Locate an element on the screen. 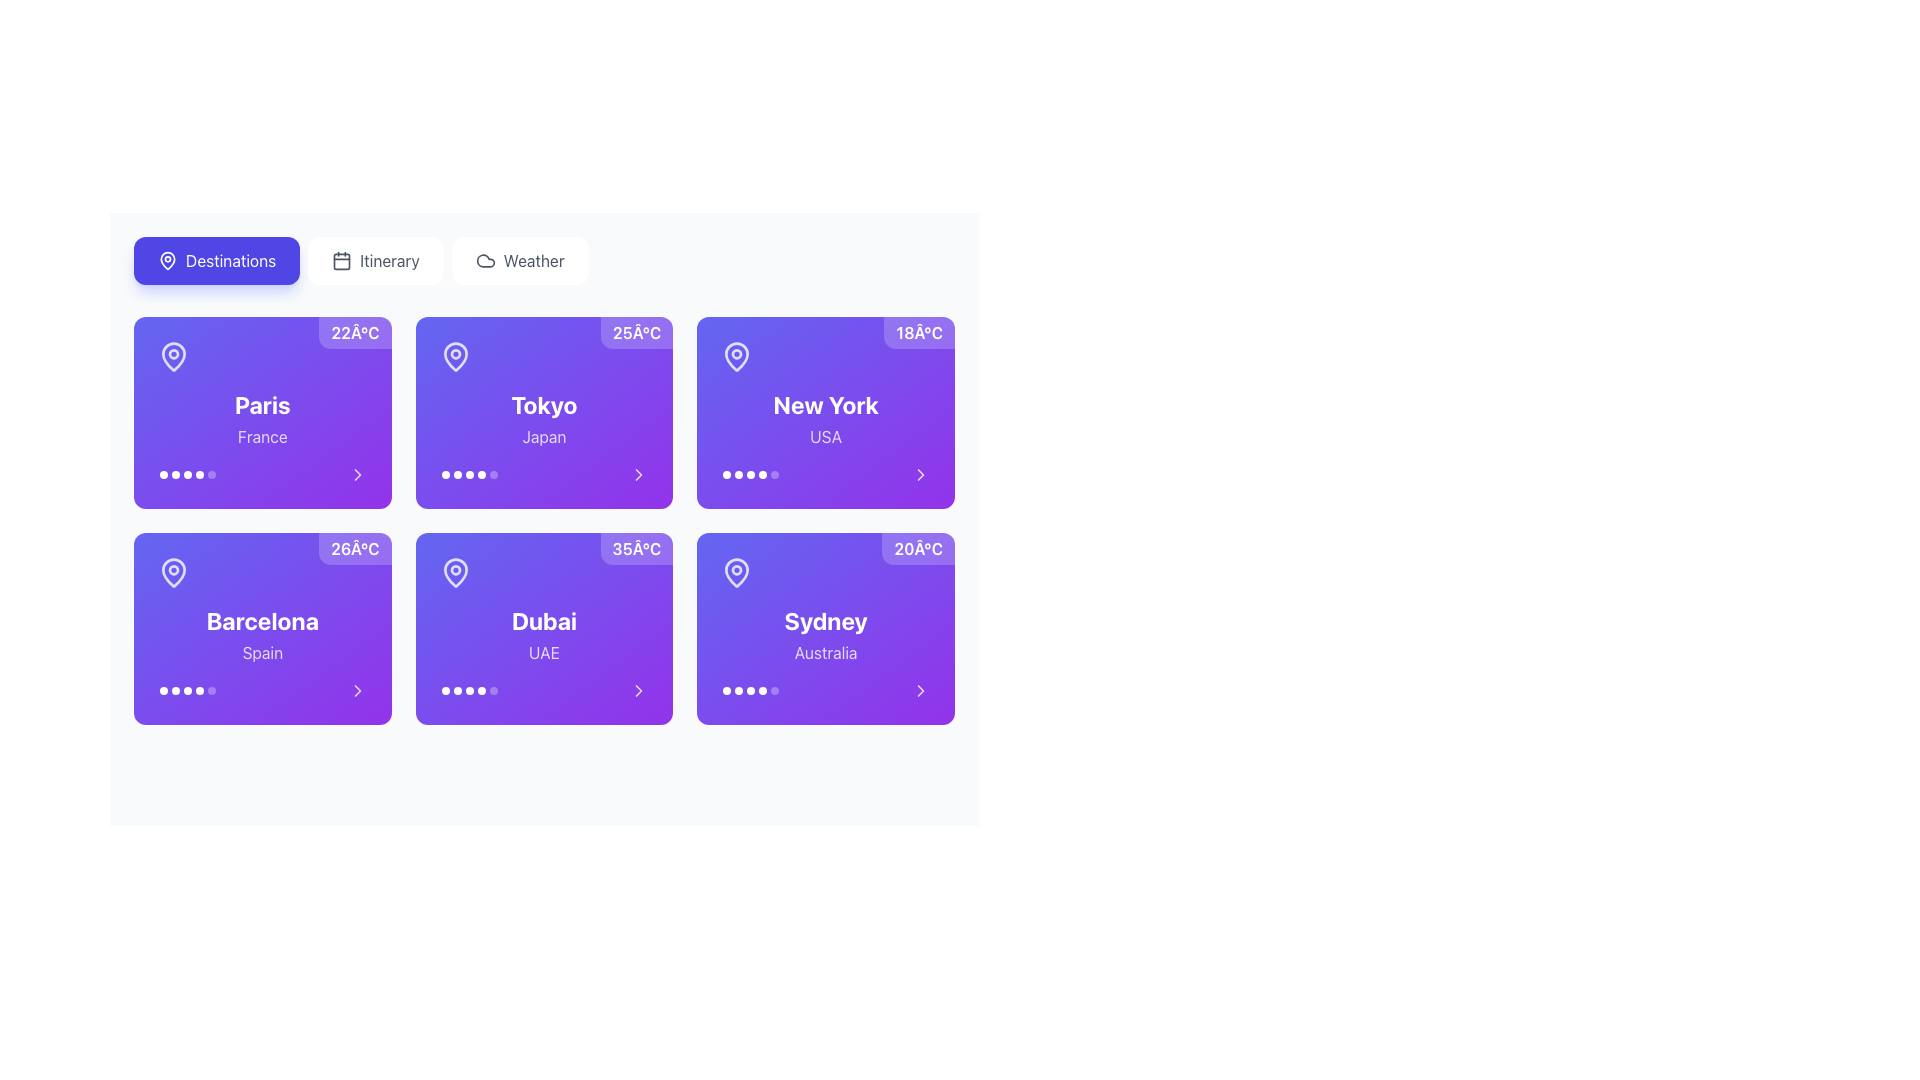 Image resolution: width=1920 pixels, height=1080 pixels. the map pin icon located at the top-center inside the card representing 'Tokyo, Japan' in the second column of the first row of the grid is located at coordinates (454, 356).